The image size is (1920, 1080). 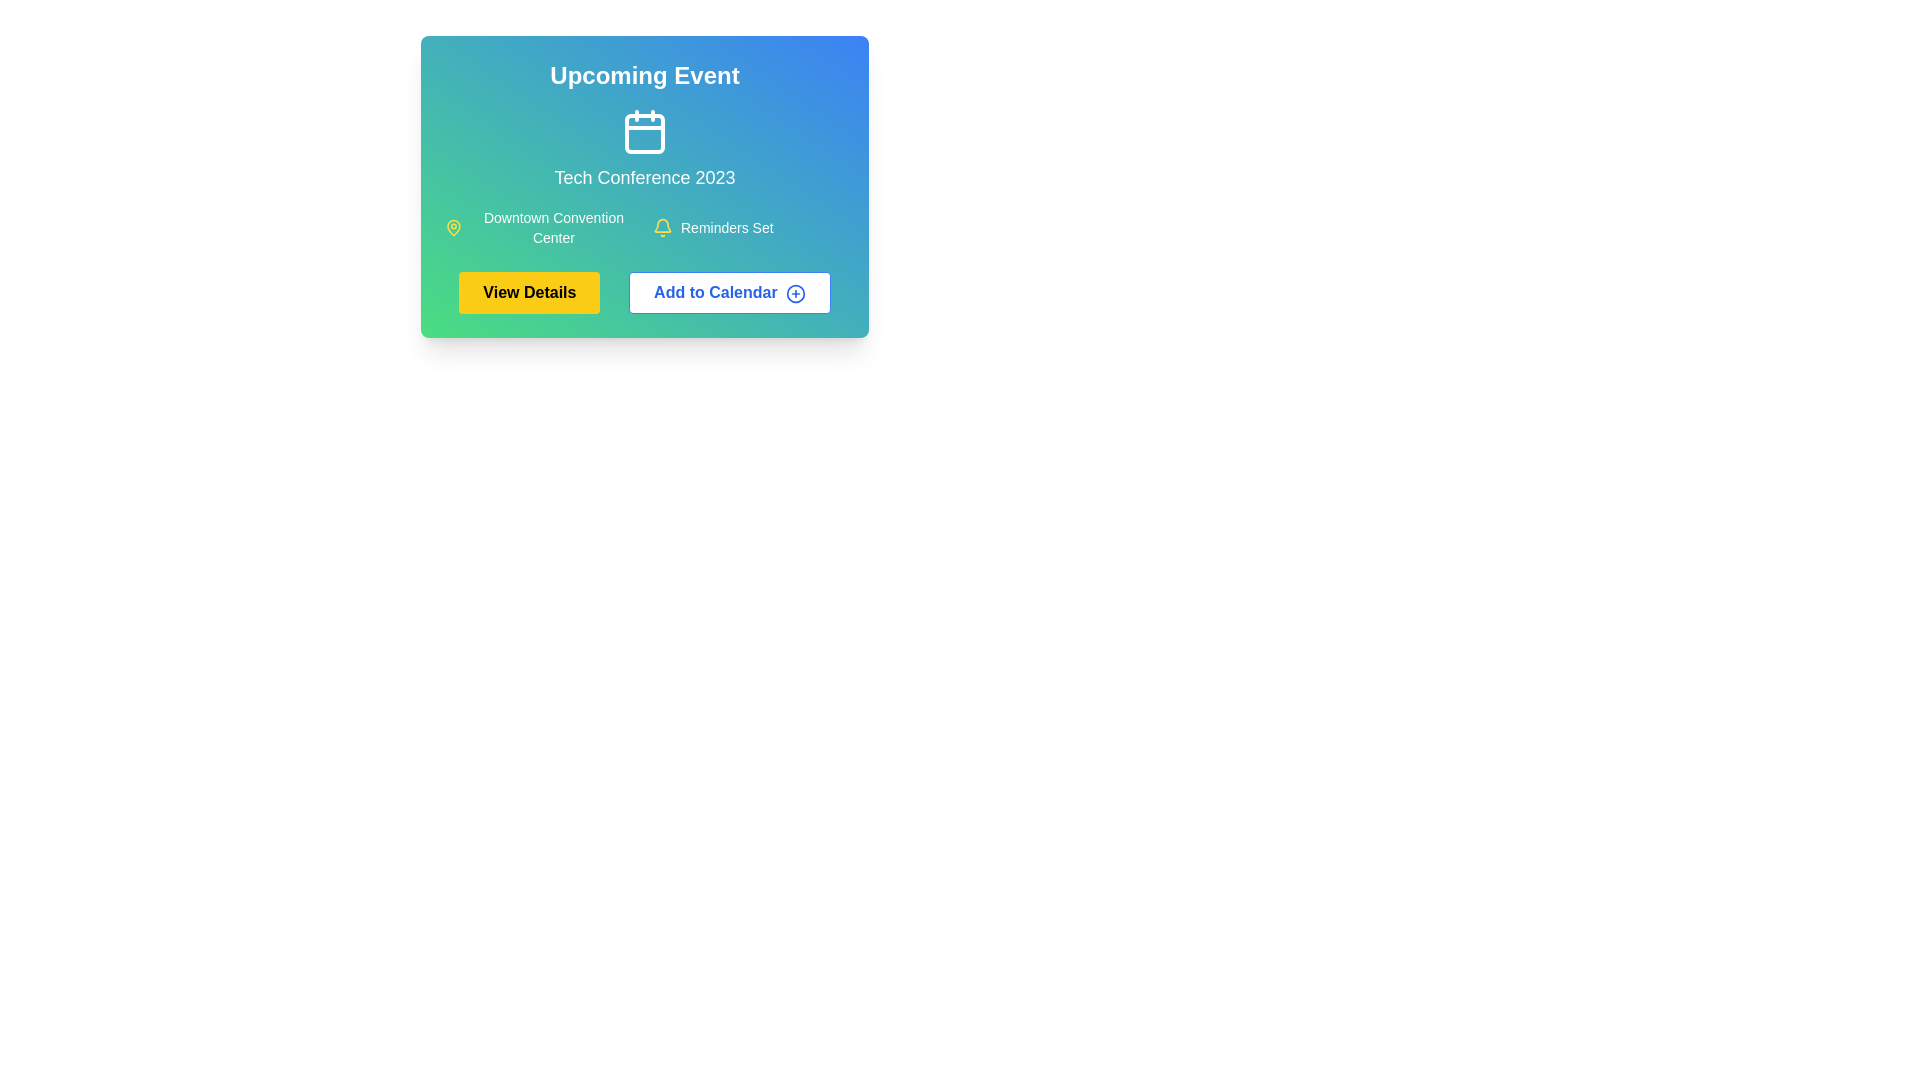 What do you see at coordinates (644, 134) in the screenshot?
I see `the small rounded rectangle inside the calendar icon at the top-center of the 'Upcoming Event' card` at bounding box center [644, 134].